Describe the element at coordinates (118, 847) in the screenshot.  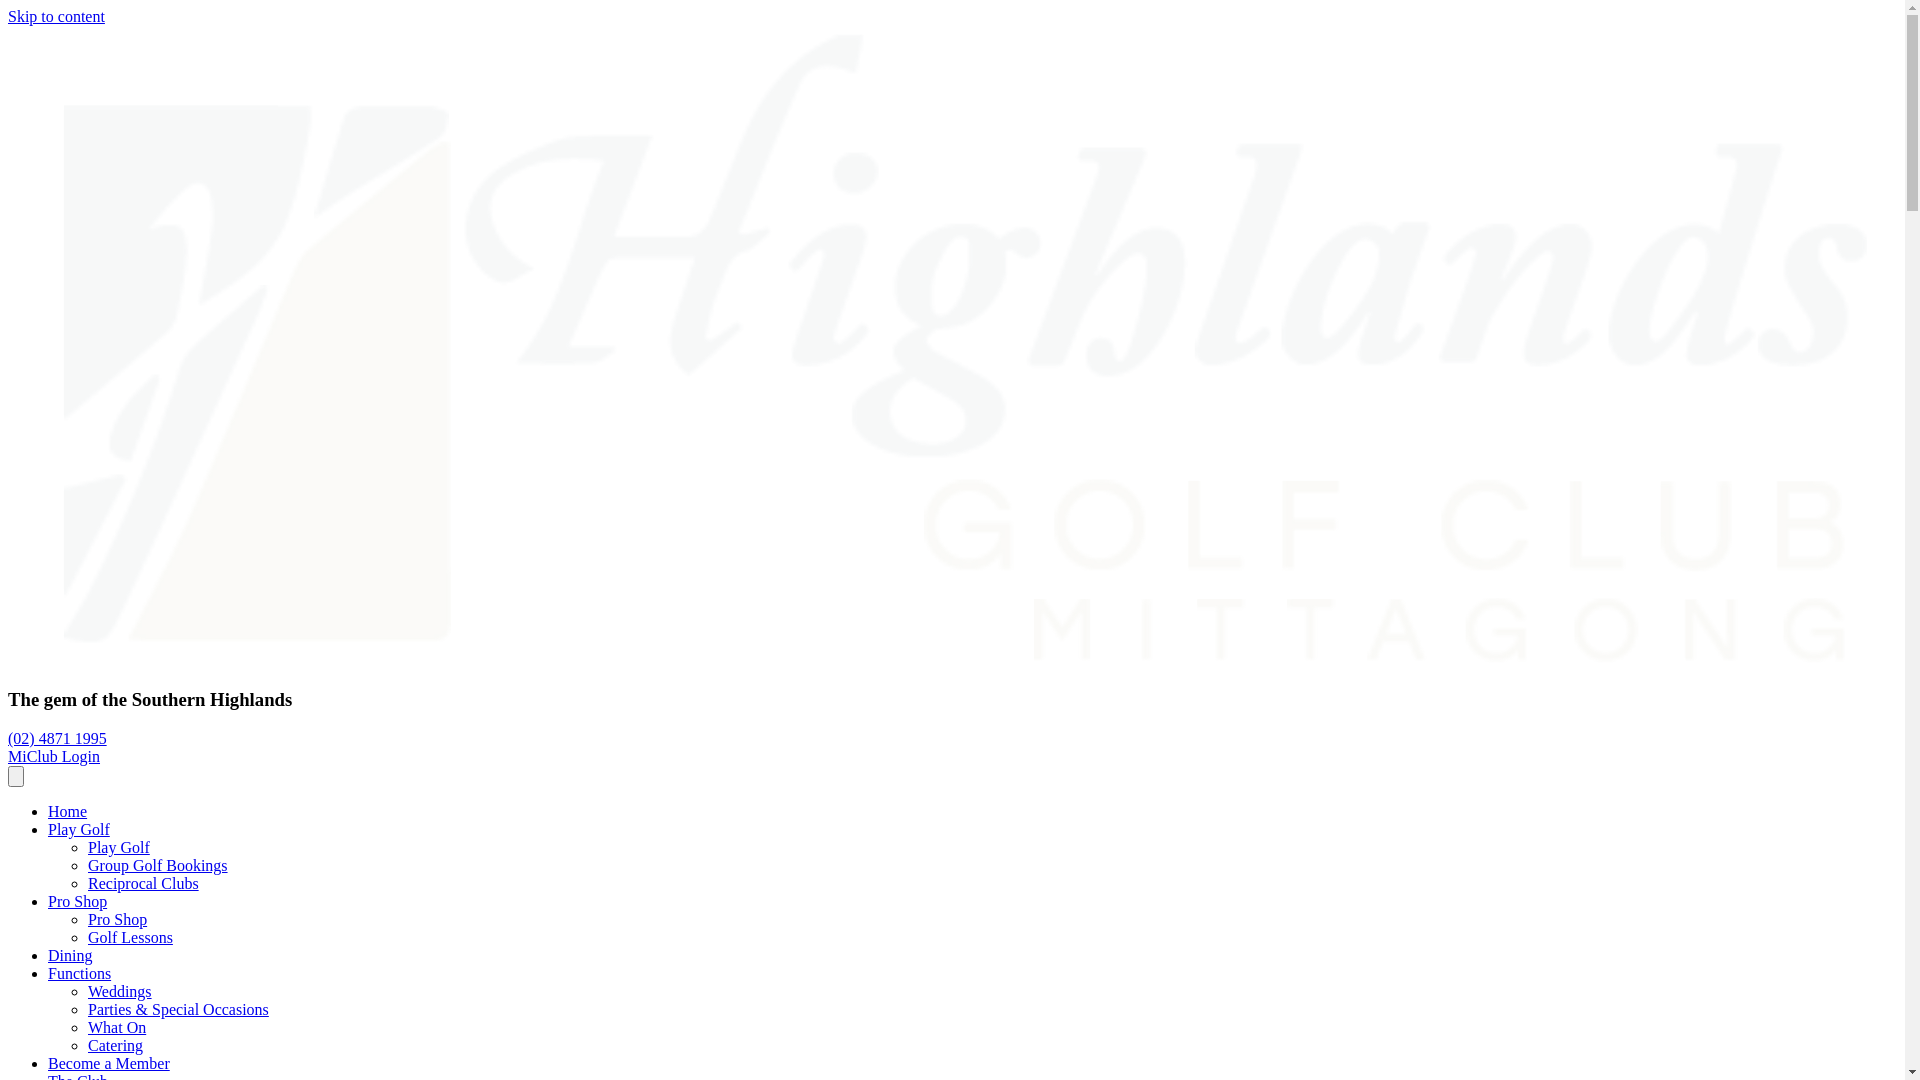
I see `'Play Golf'` at that location.